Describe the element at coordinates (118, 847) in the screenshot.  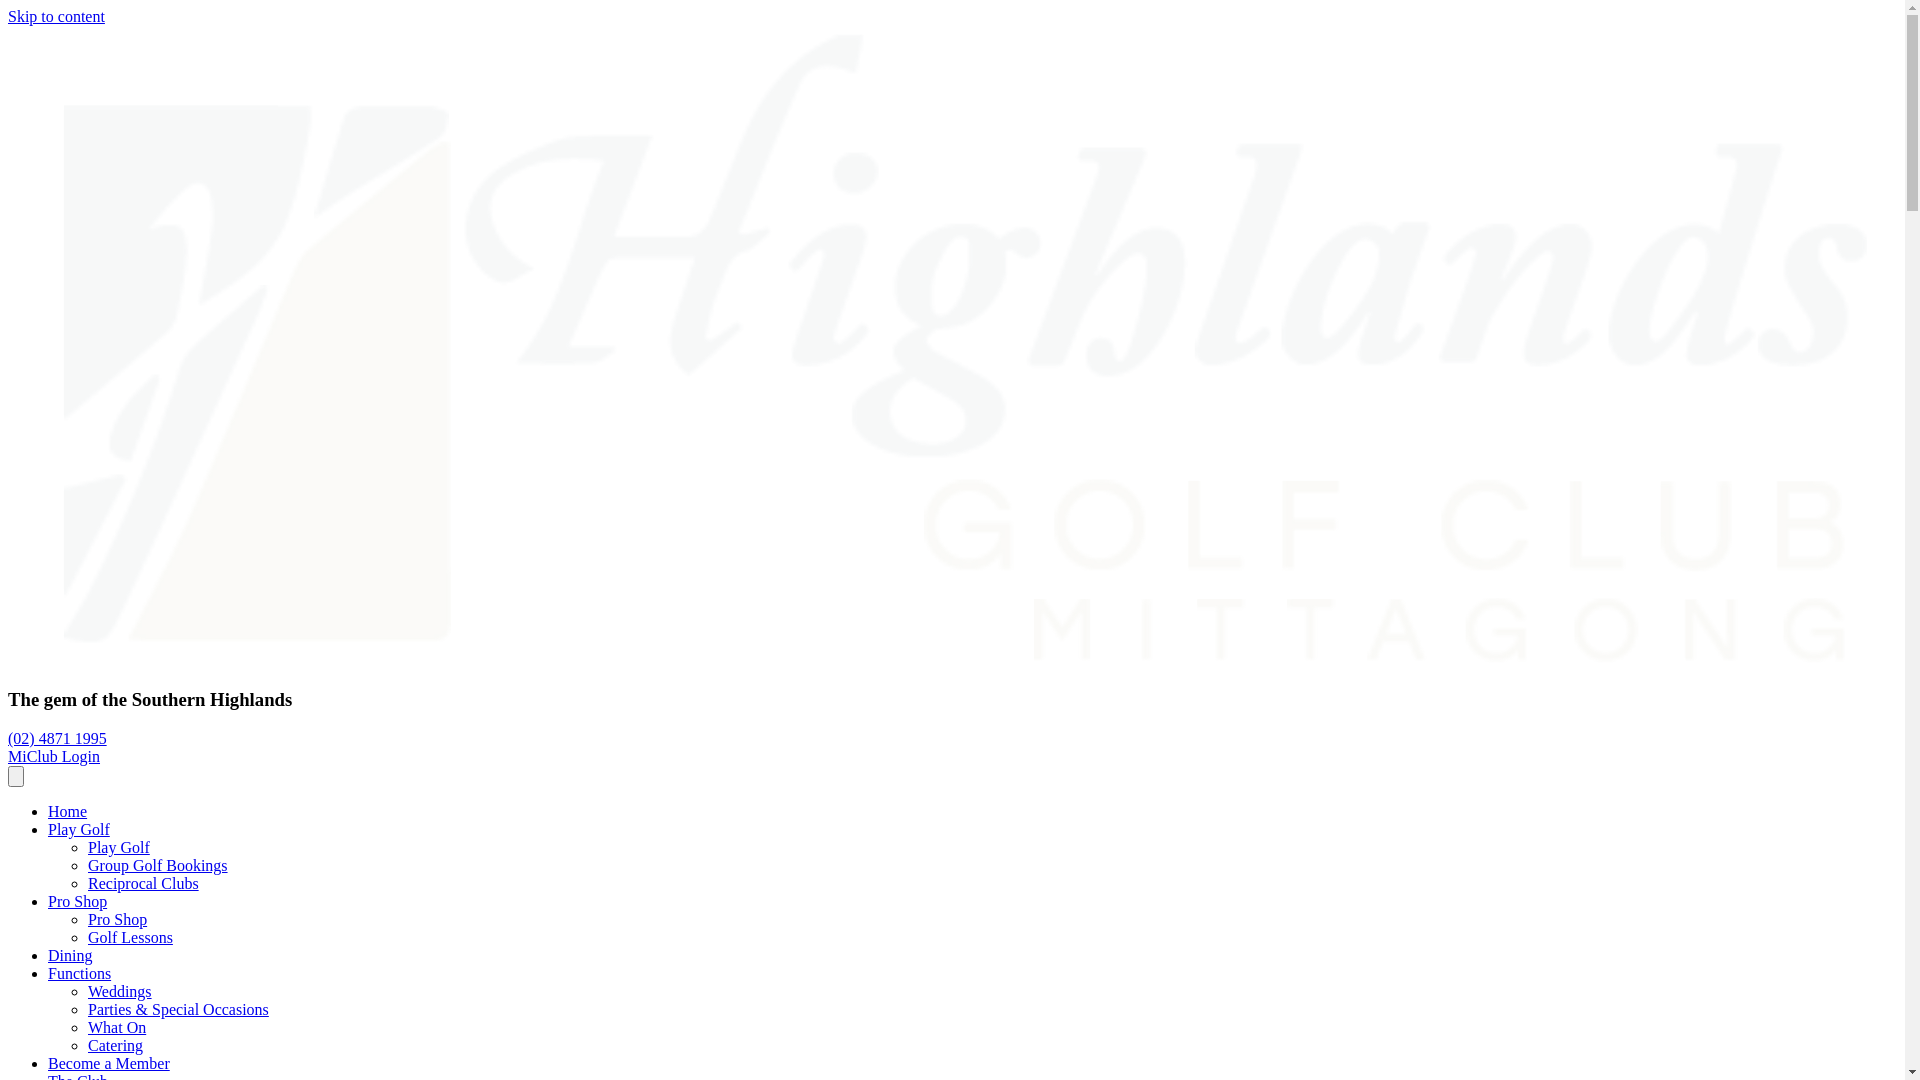
I see `'Play Golf'` at that location.